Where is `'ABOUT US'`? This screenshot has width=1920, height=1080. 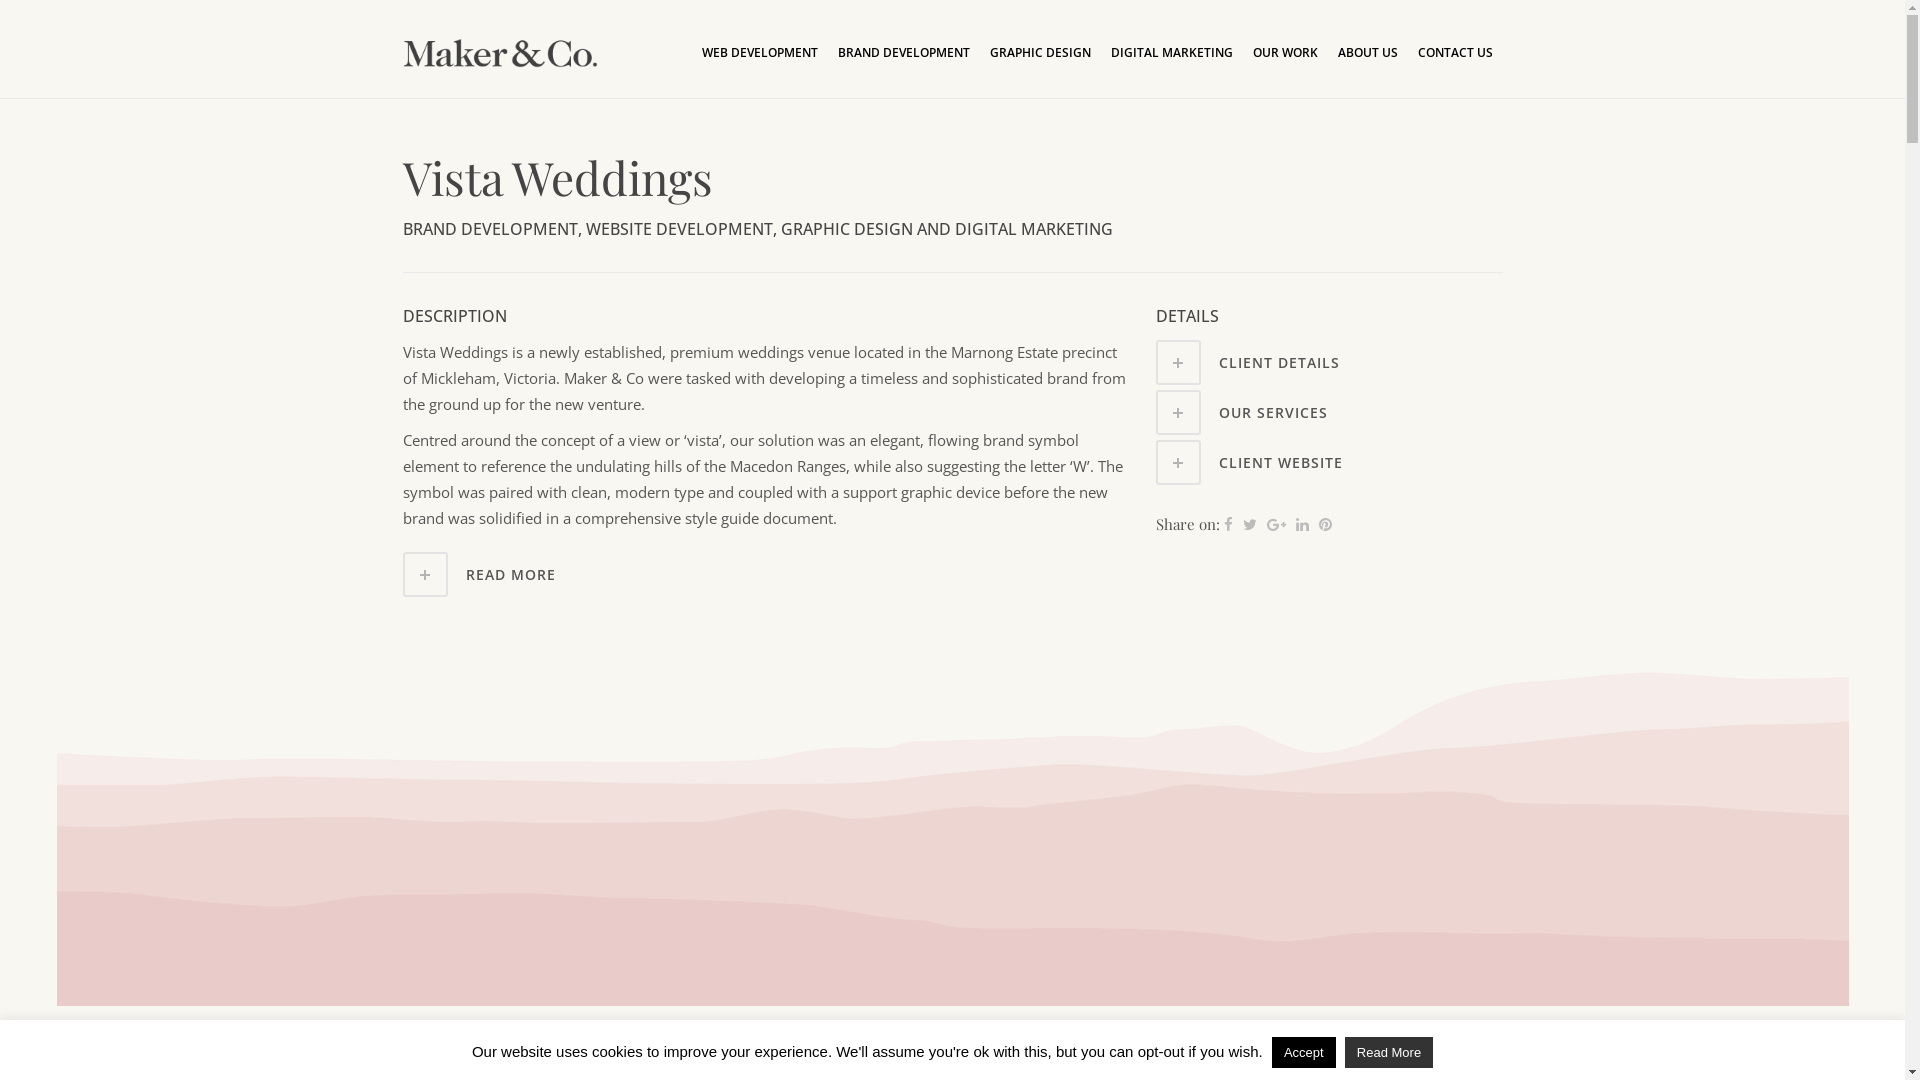
'ABOUT US' is located at coordinates (1367, 52).